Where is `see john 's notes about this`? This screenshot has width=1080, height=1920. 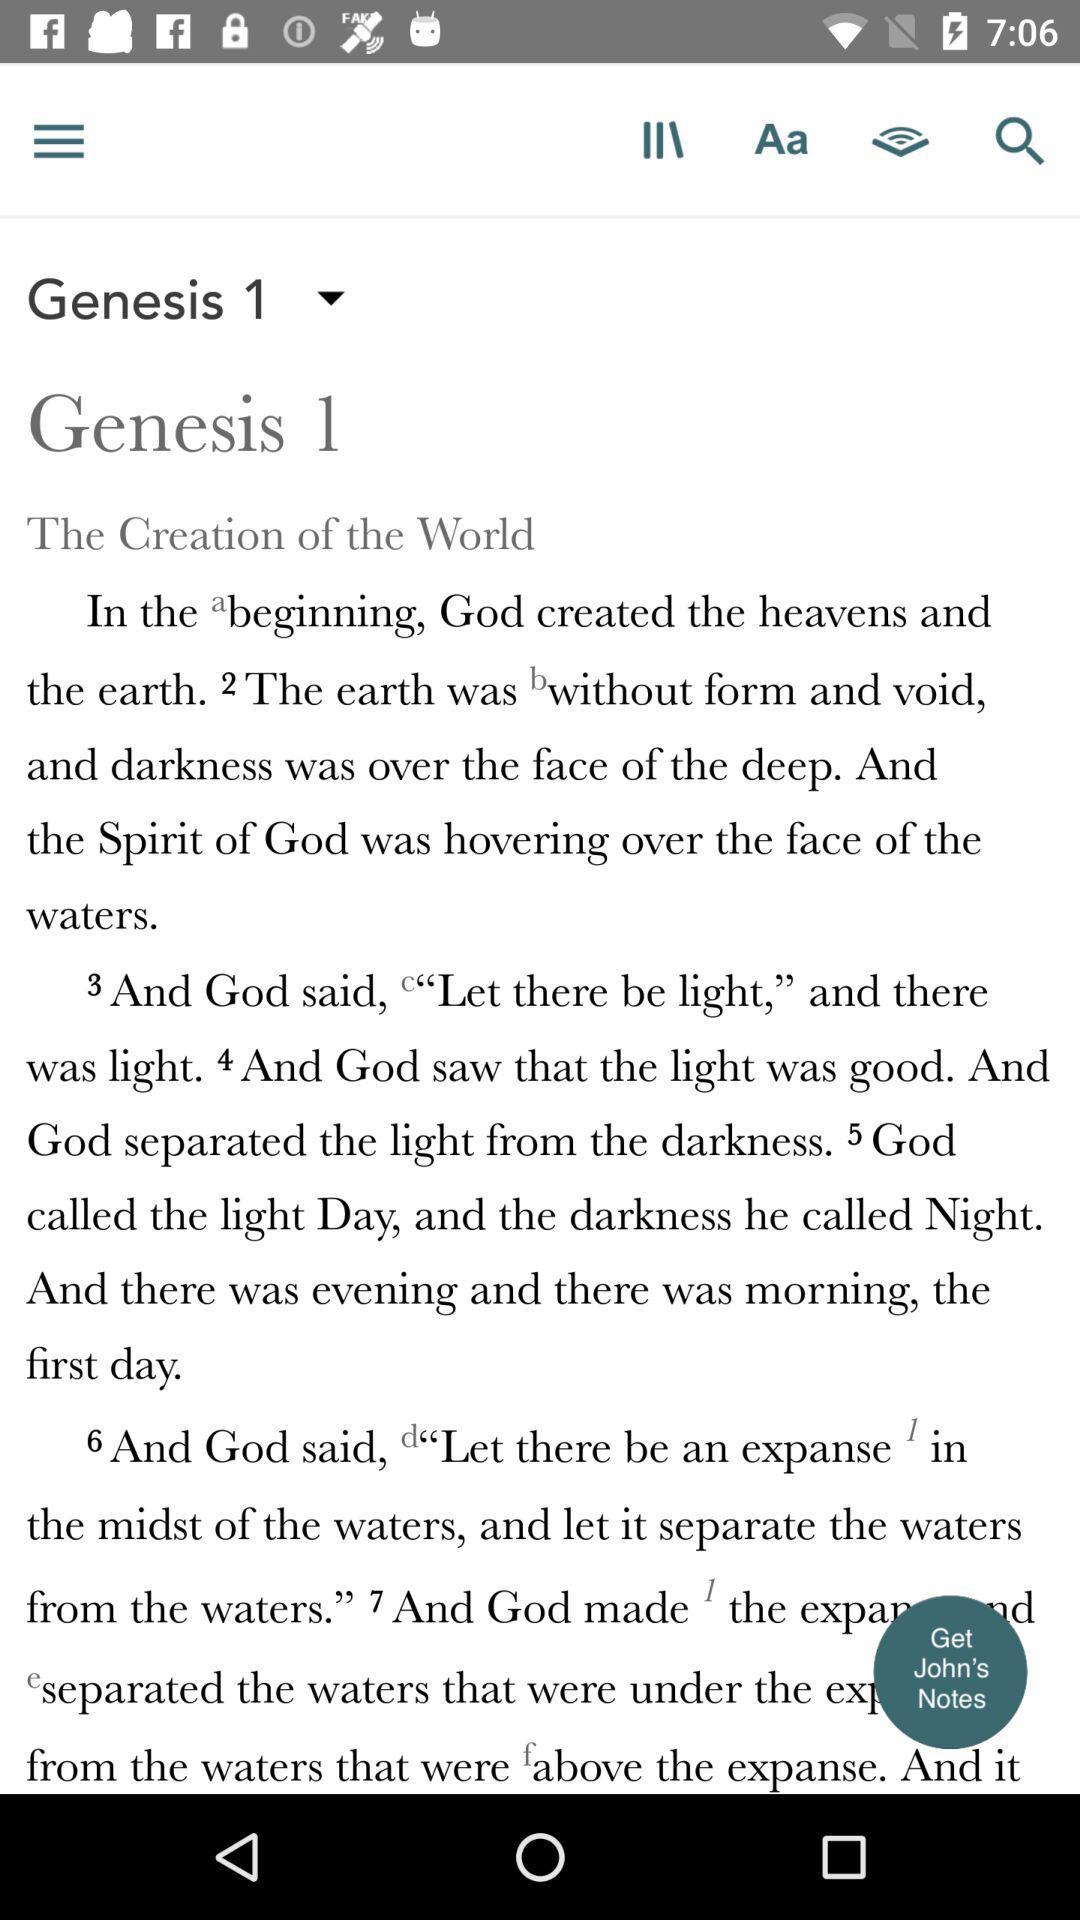
see john 's notes about this is located at coordinates (948, 1671).